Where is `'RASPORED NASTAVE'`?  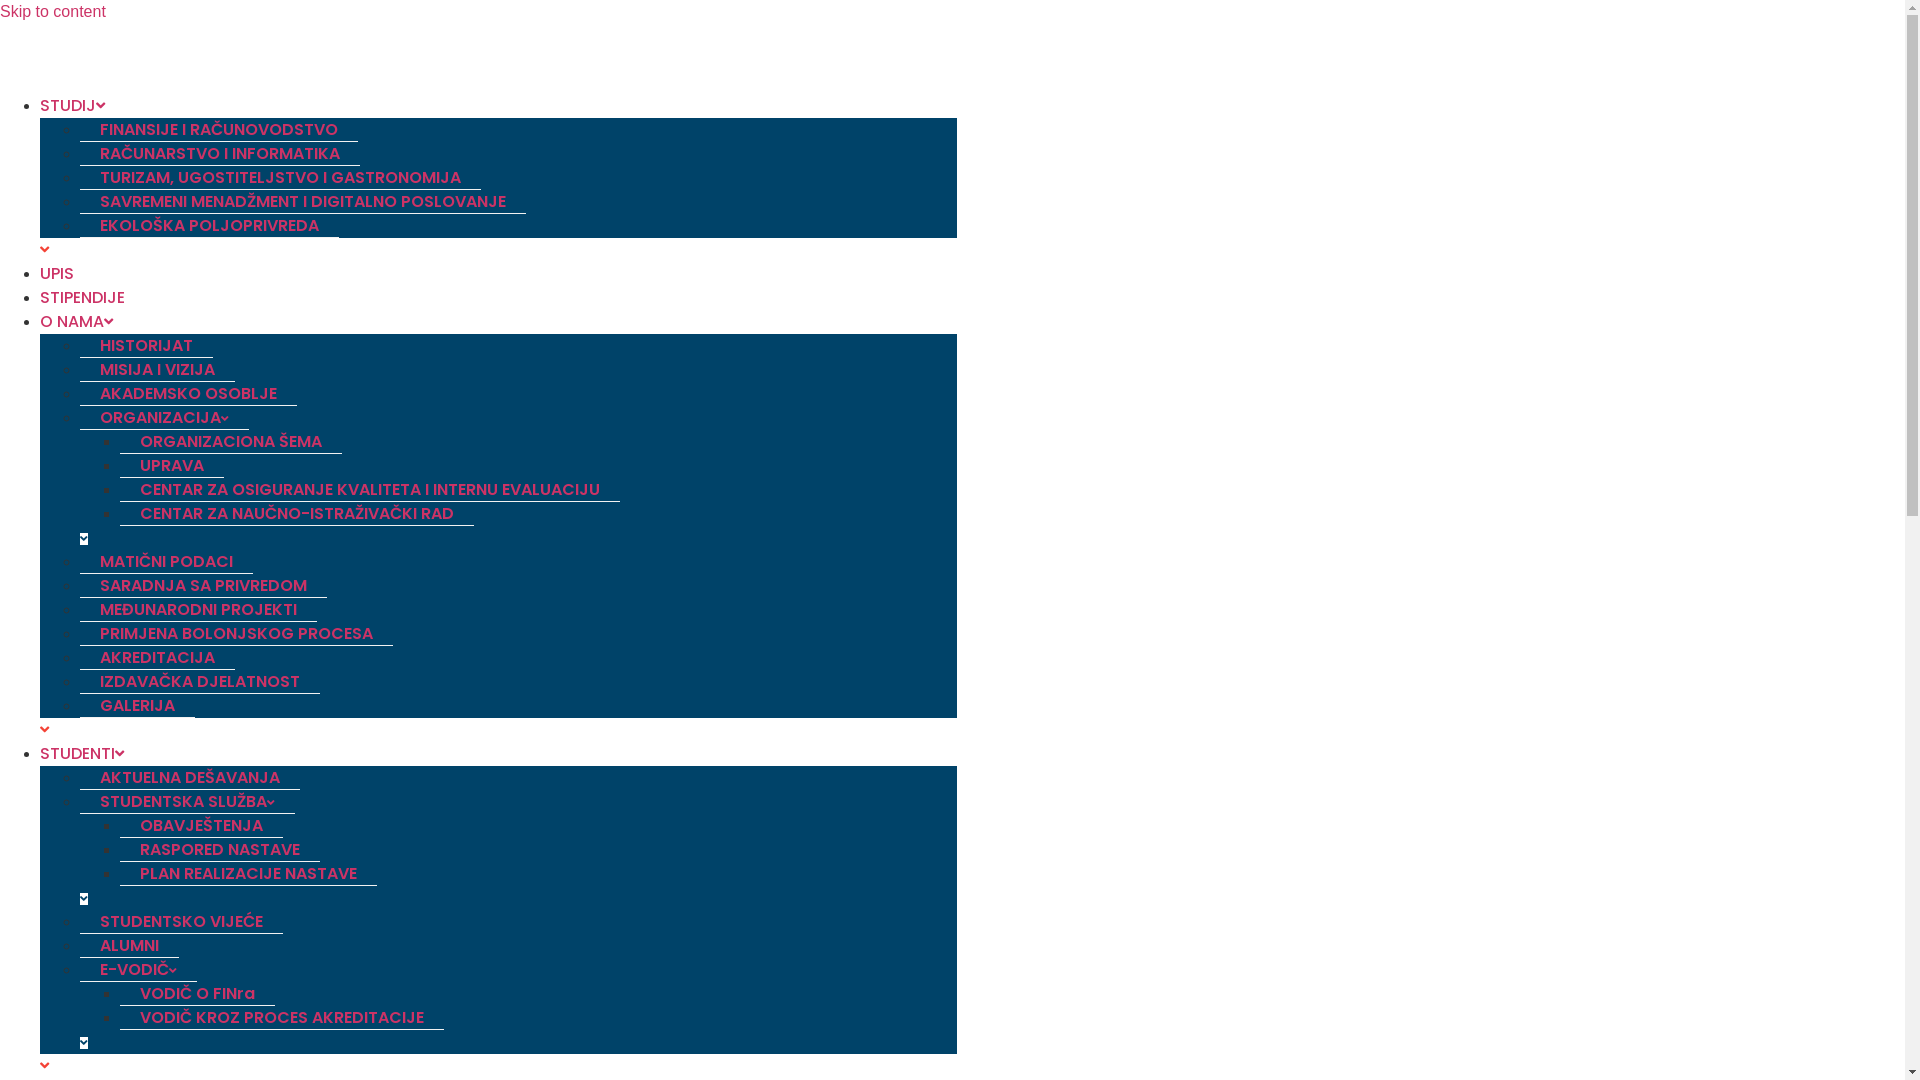
'RASPORED NASTAVE' is located at coordinates (119, 849).